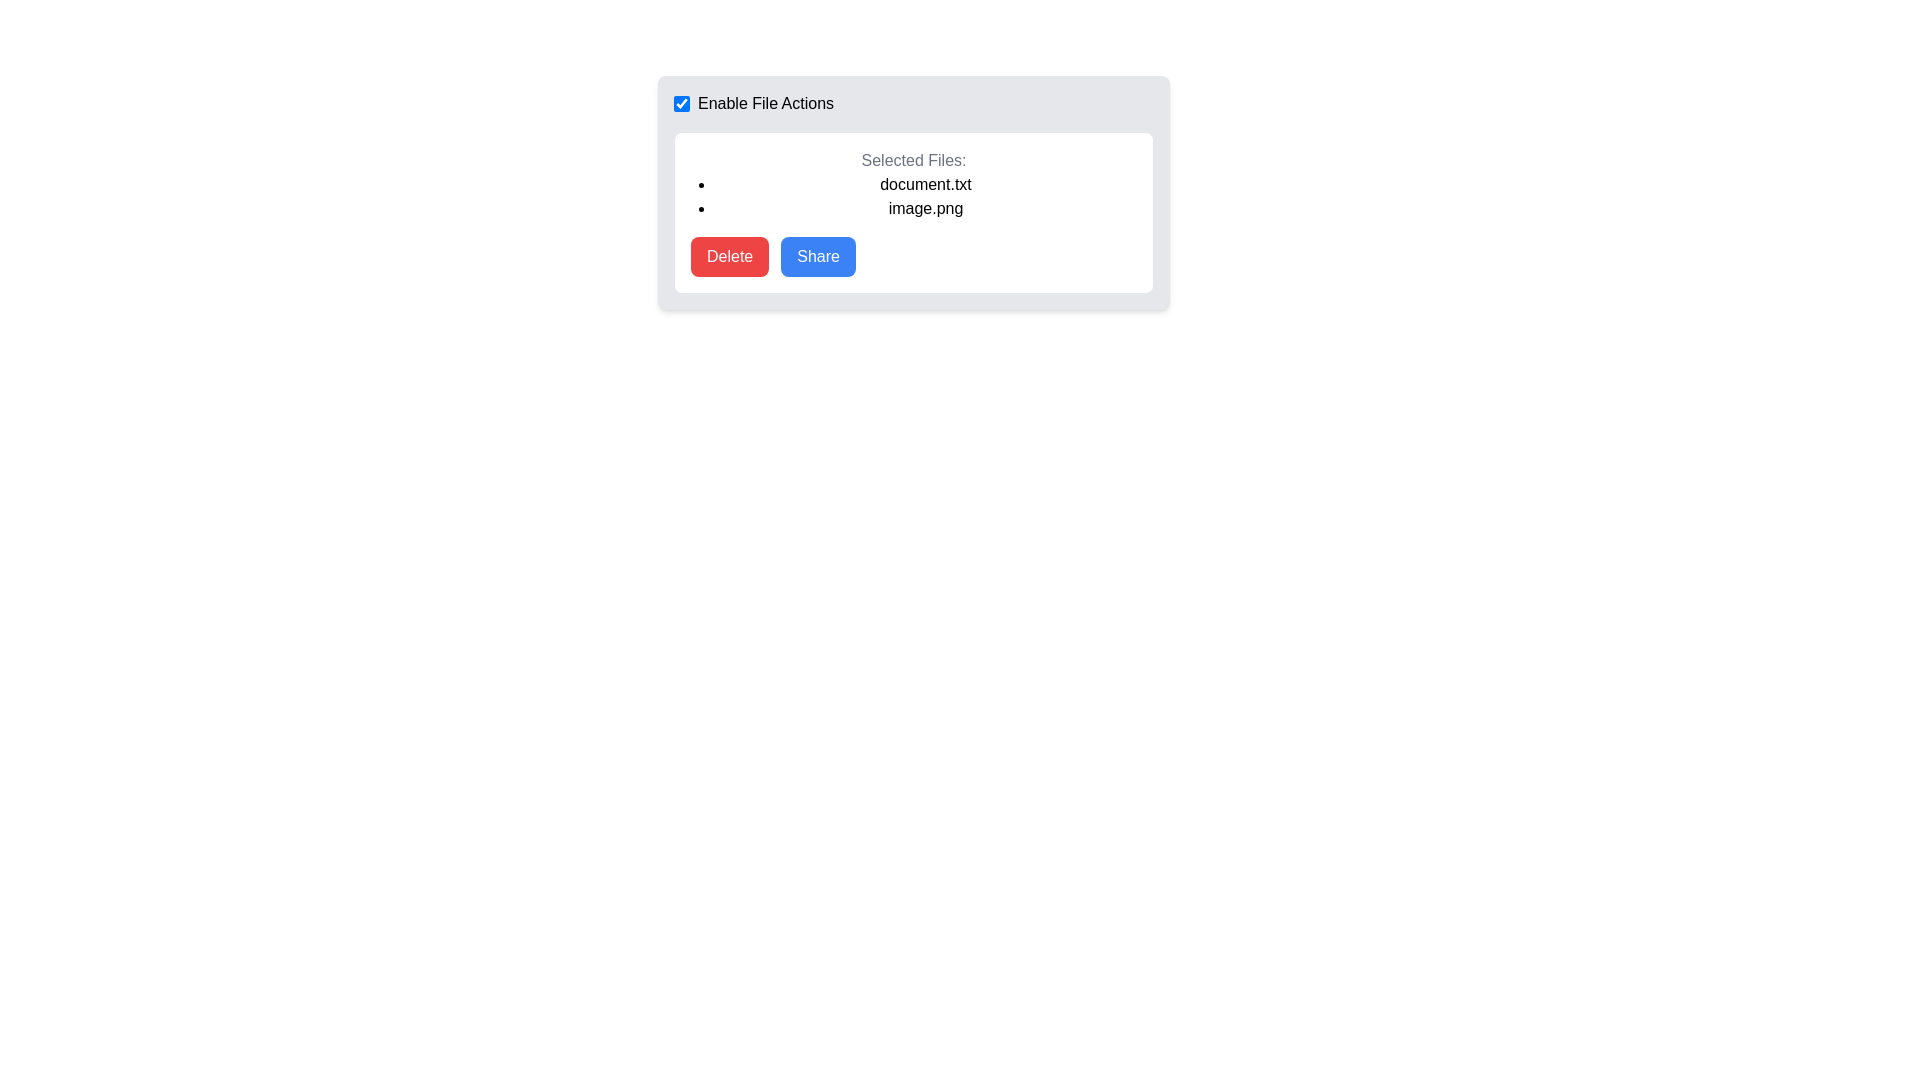  What do you see at coordinates (729, 256) in the screenshot?
I see `the leftmost button in the group that triggers deletion of associated file(s) or items` at bounding box center [729, 256].